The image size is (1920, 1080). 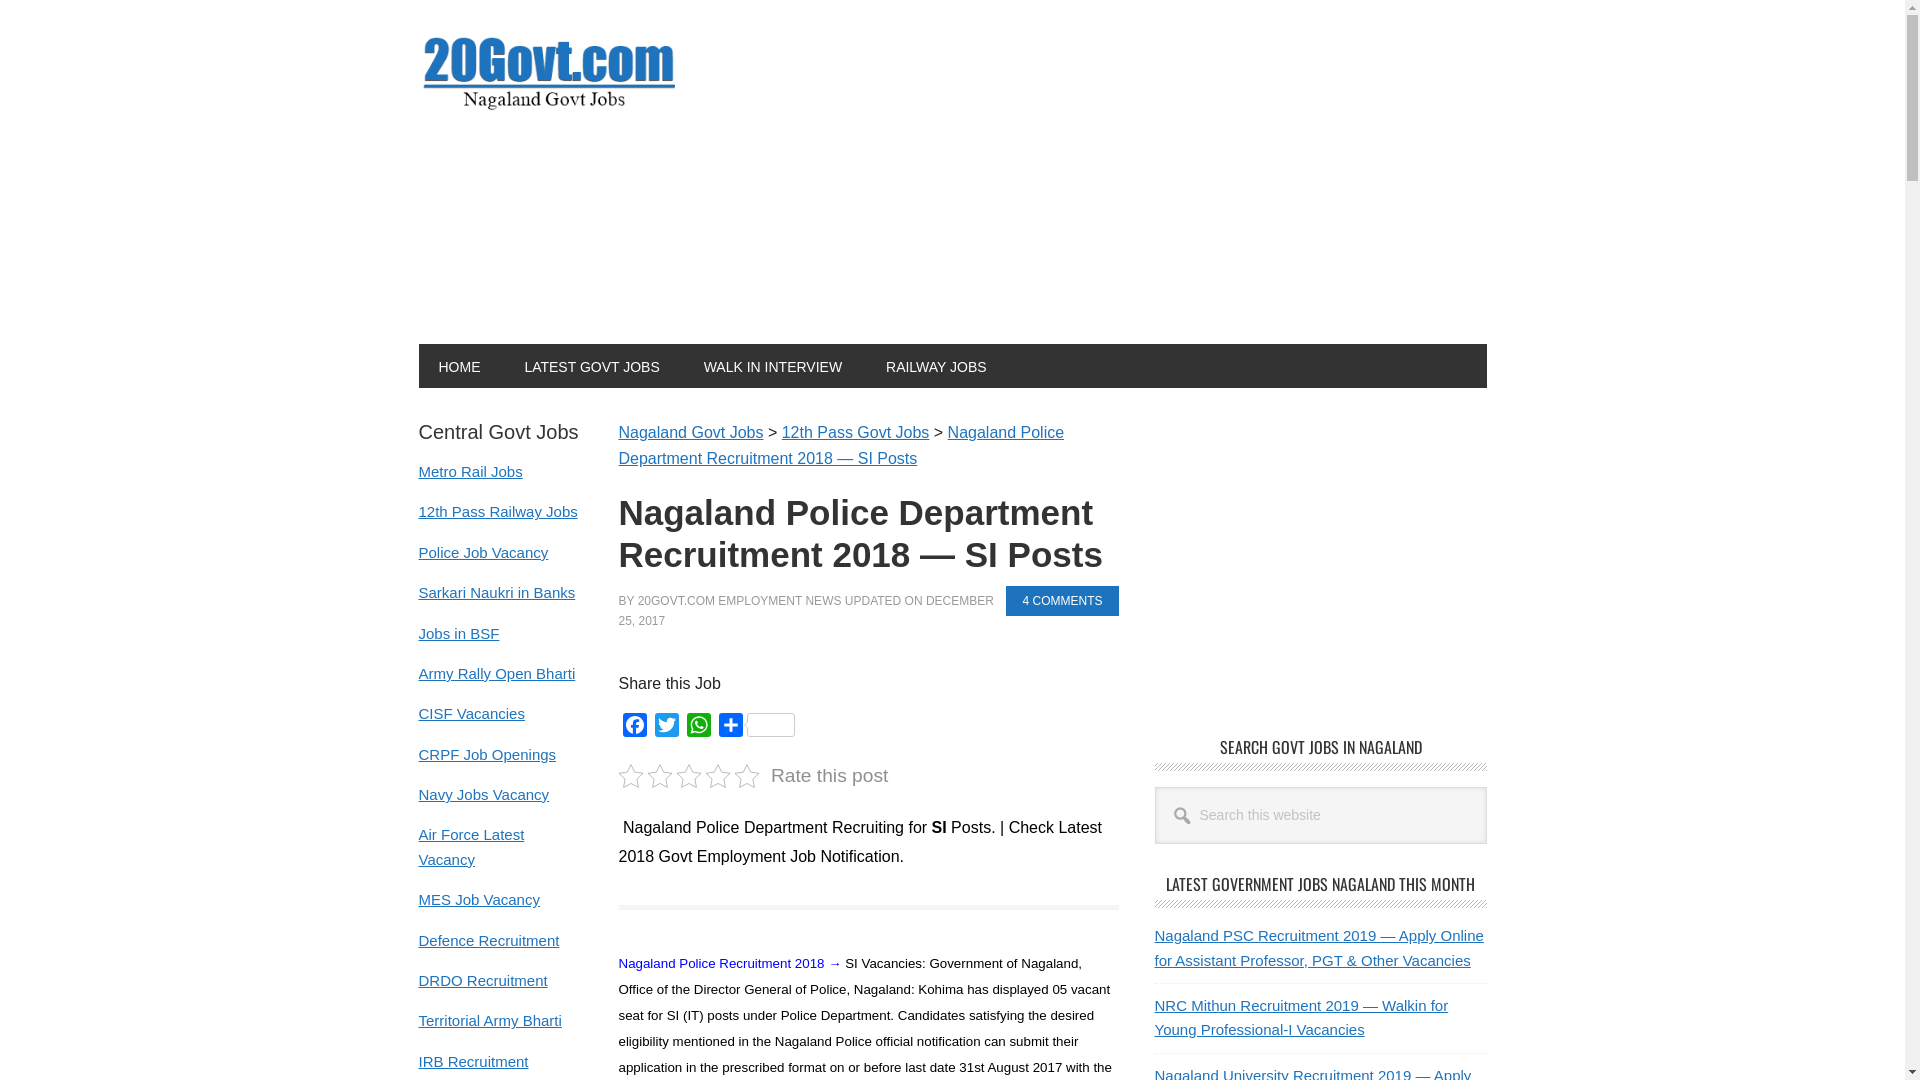 I want to click on 'HOME', so click(x=458, y=366).